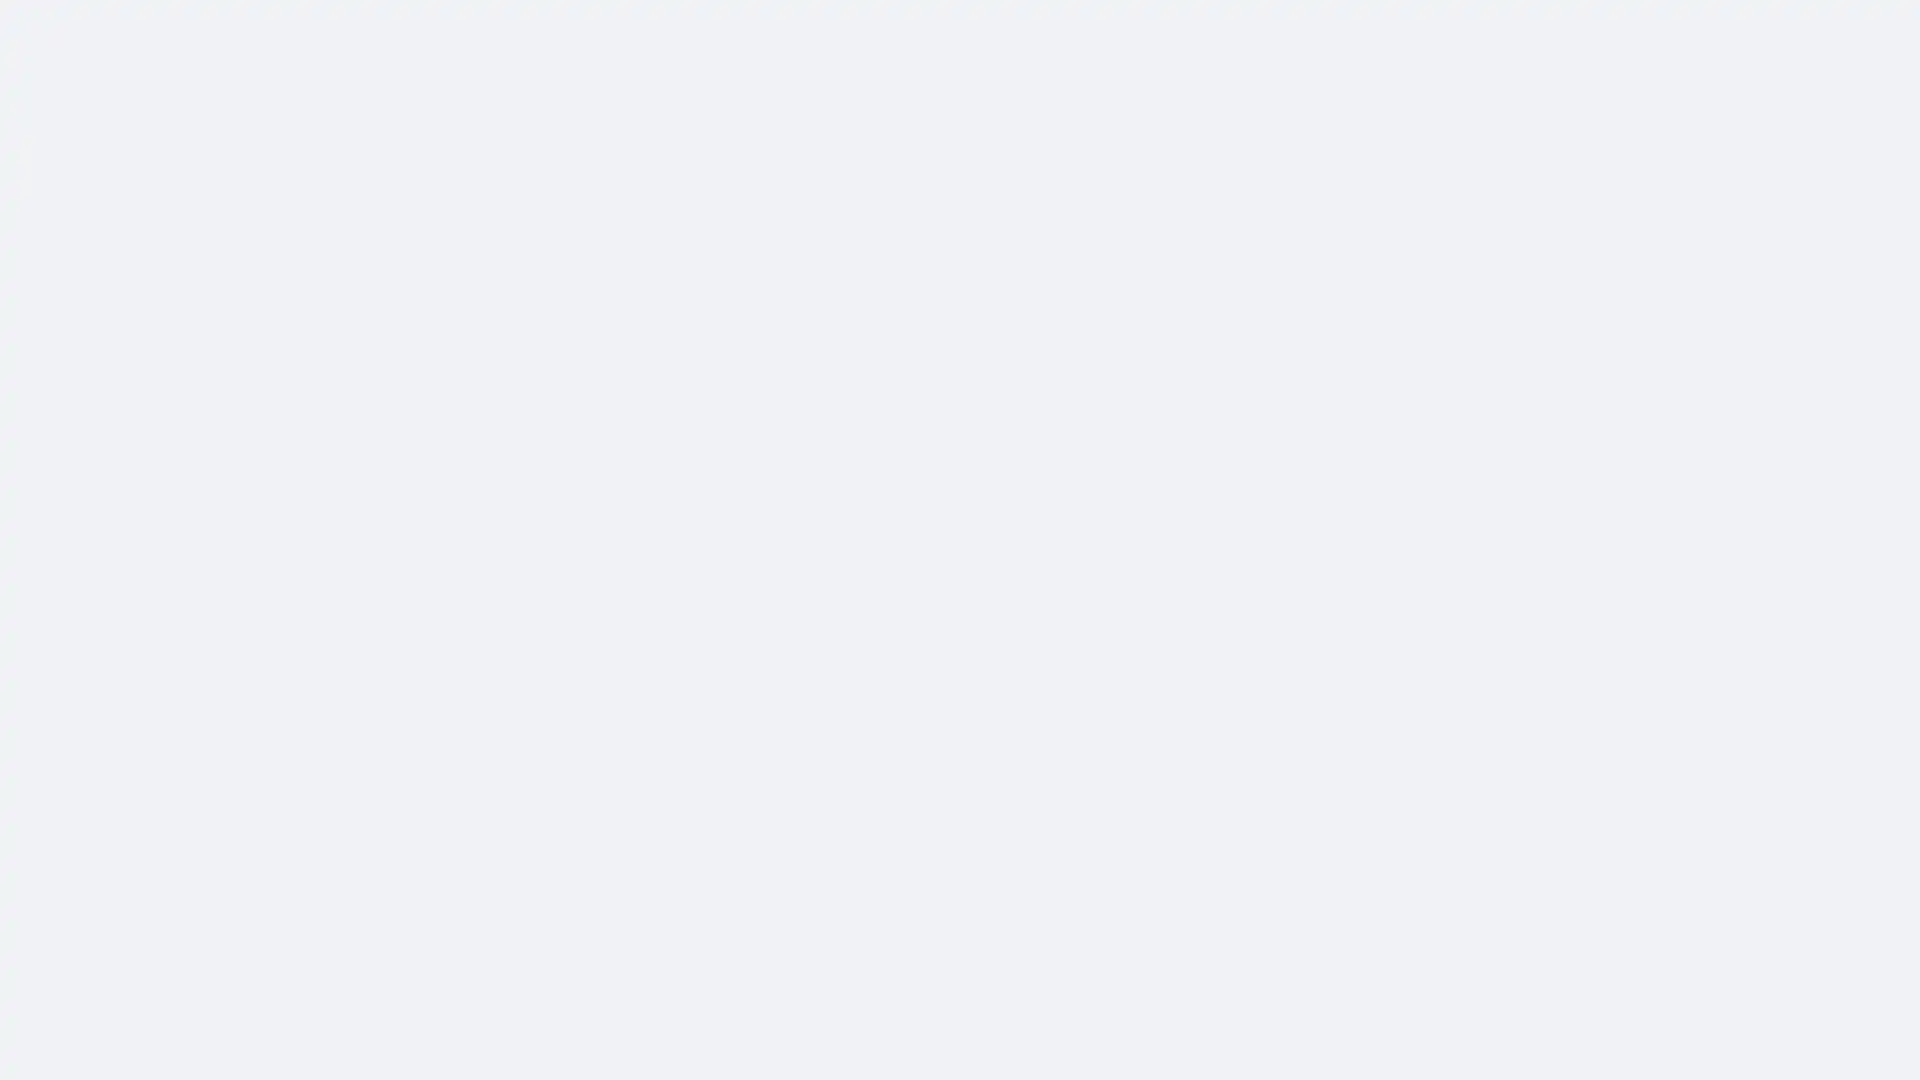  I want to click on View 1 more comment, so click(1147, 667).